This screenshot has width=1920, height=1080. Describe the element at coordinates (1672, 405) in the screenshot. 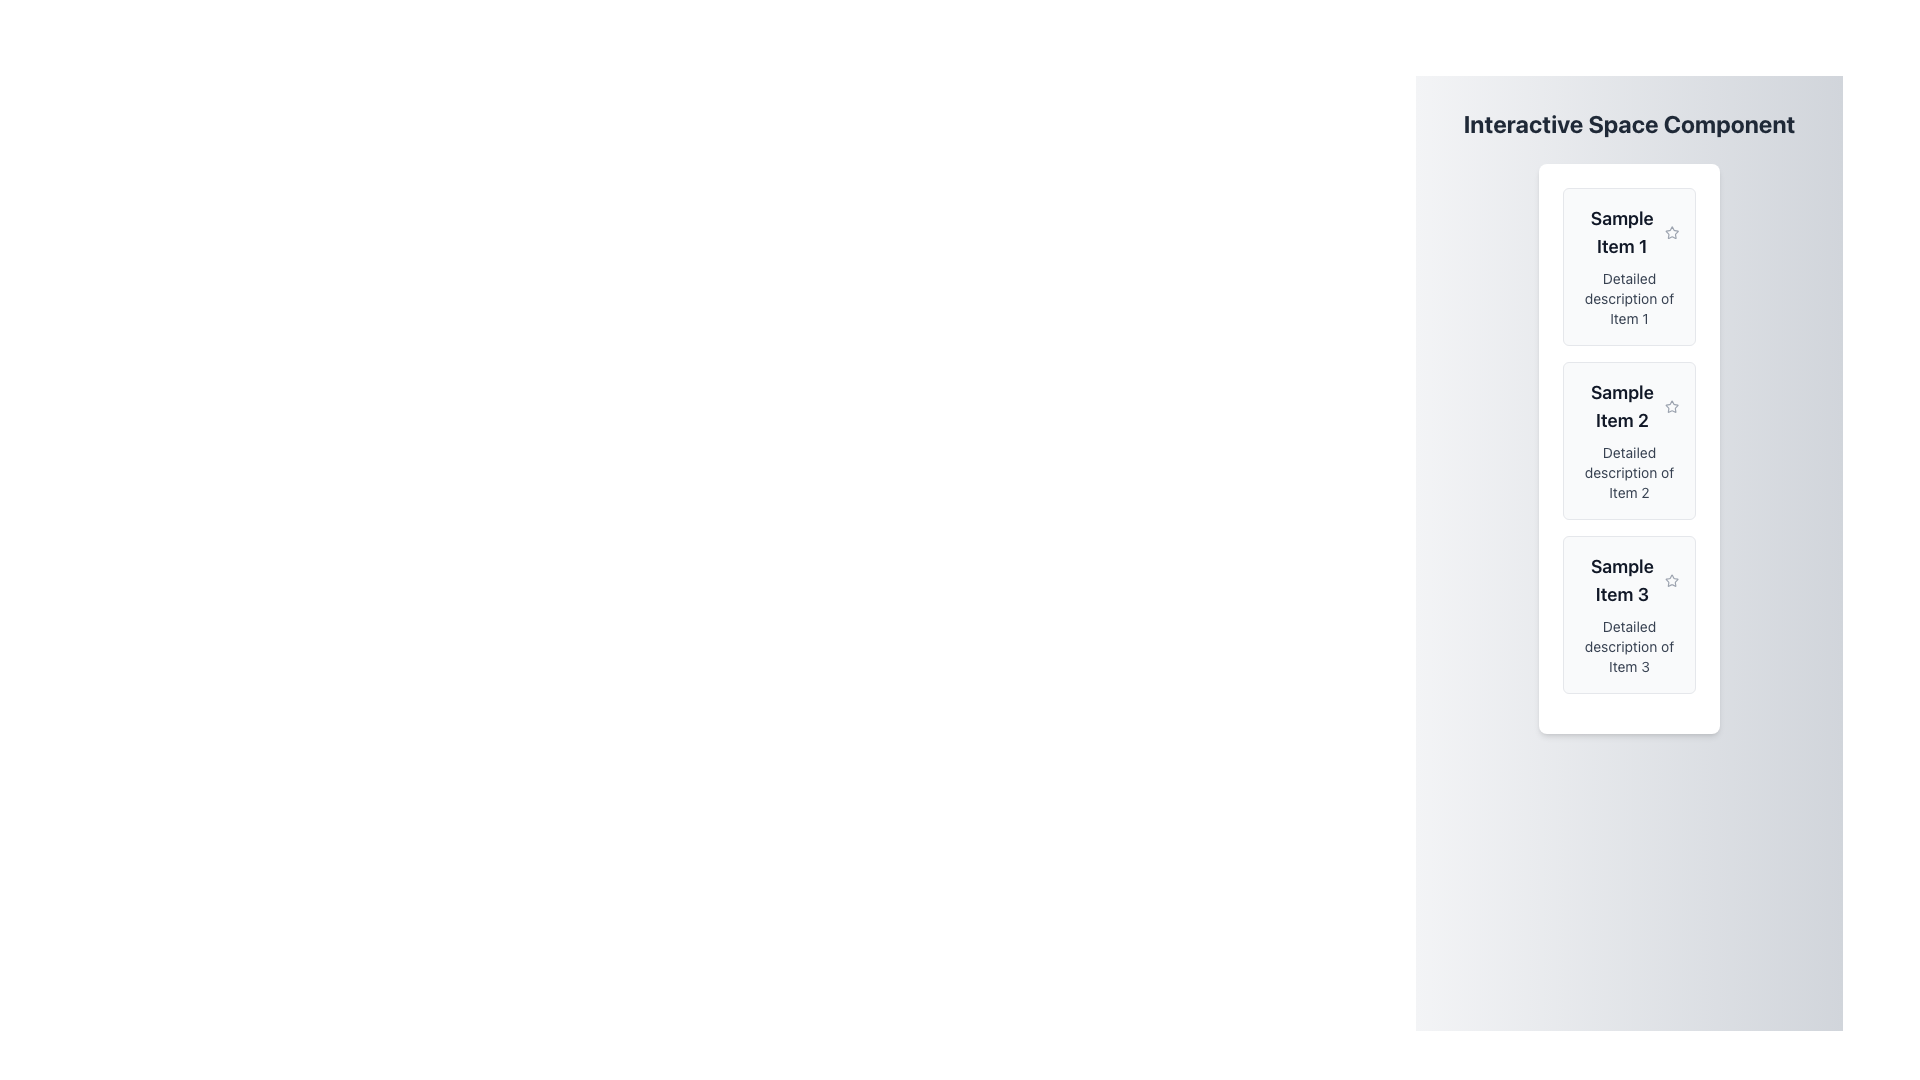

I see `the star-shaped icon located to the right of 'Sample Item 2'` at that location.